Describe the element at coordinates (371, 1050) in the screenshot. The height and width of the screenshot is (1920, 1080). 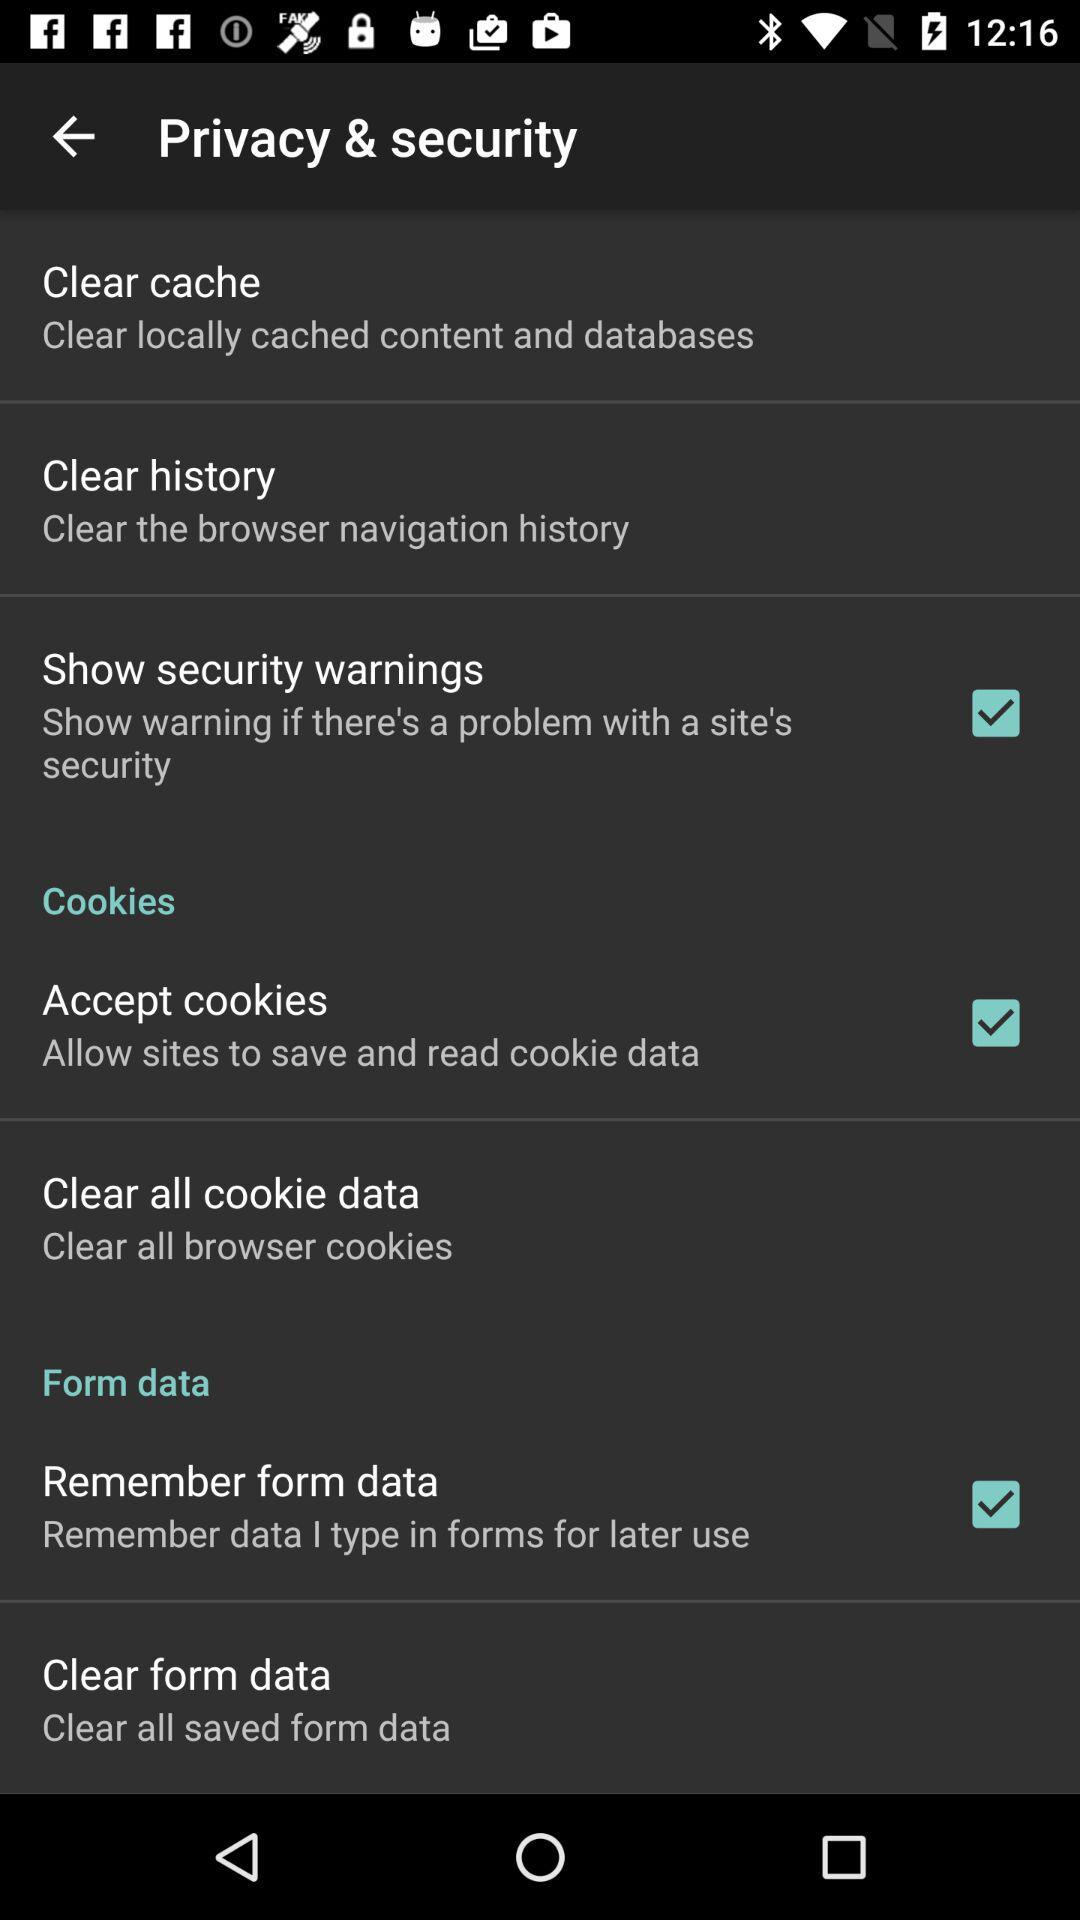
I see `allow sites to icon` at that location.